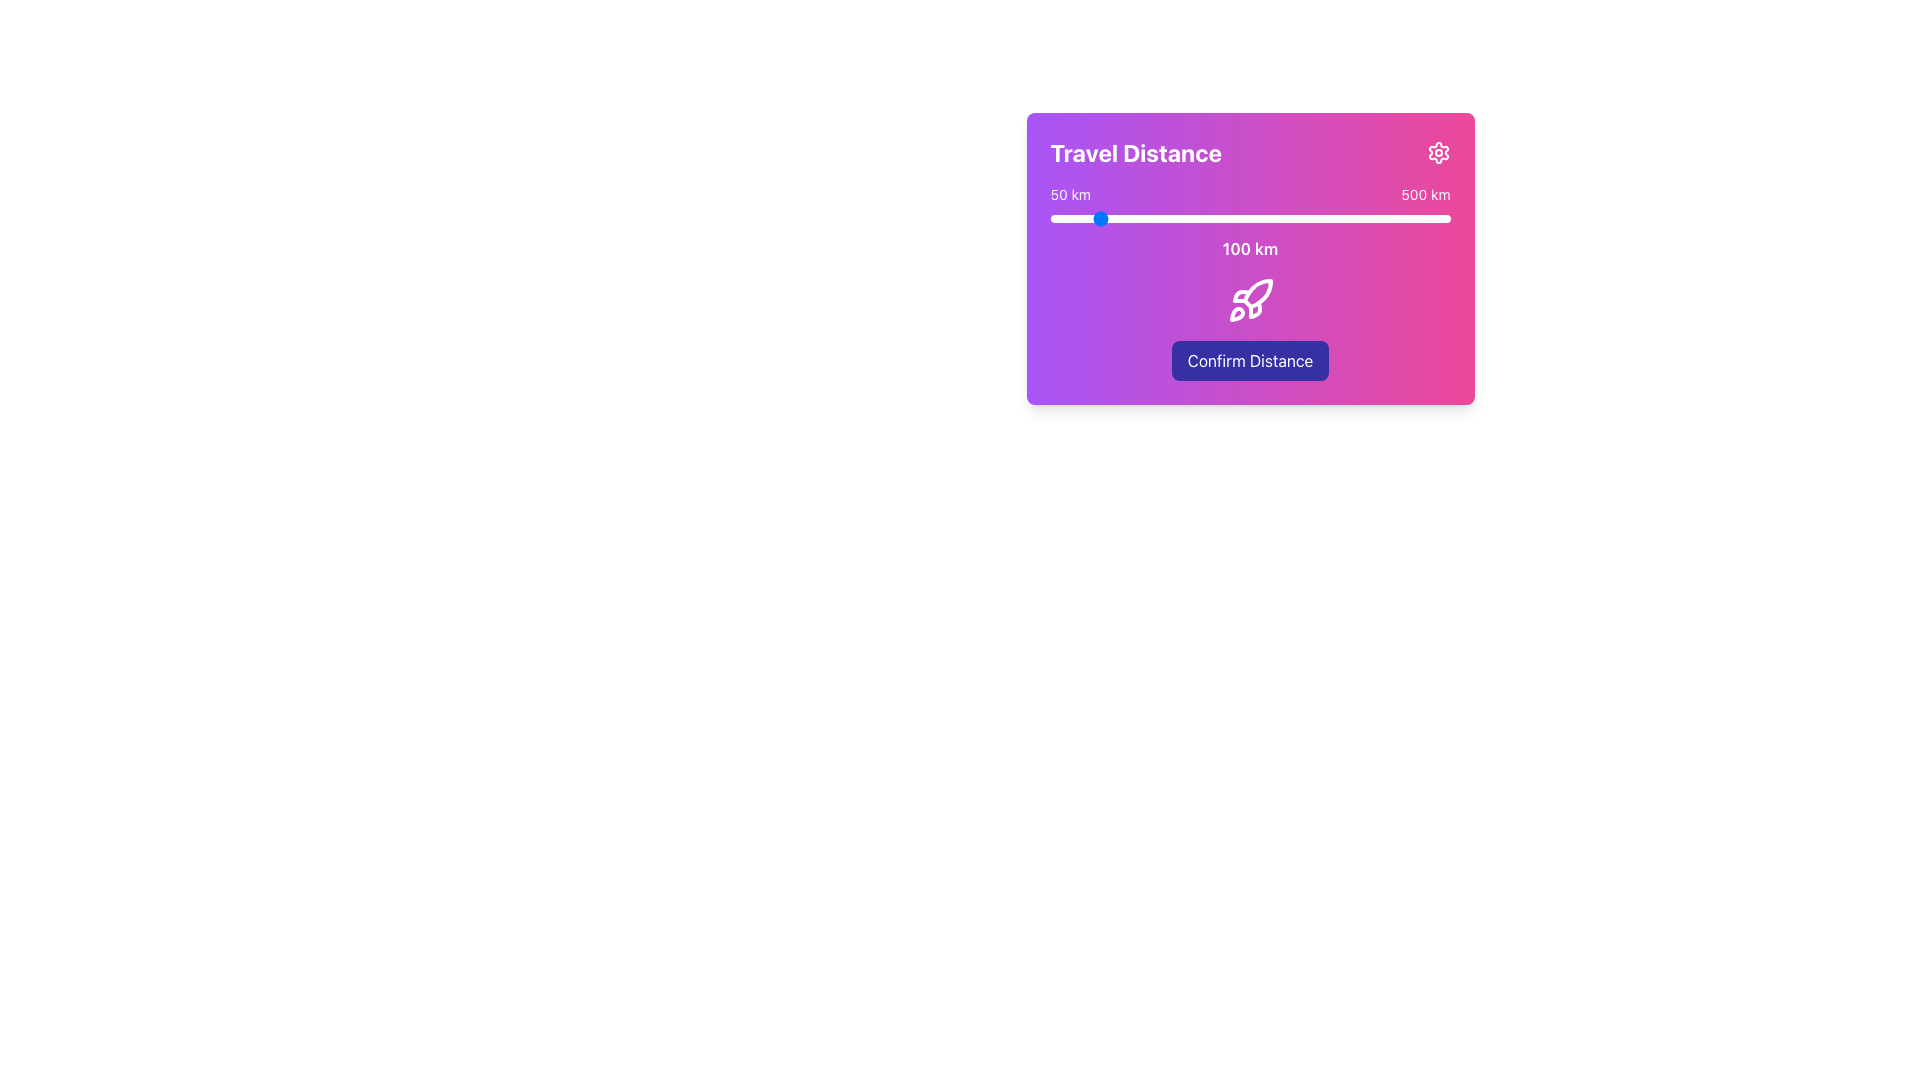  I want to click on the static label '50 km' which indicates the minimum value of a range on a horizontal slider, located in the top-right quadrant of the interface, so click(1069, 195).